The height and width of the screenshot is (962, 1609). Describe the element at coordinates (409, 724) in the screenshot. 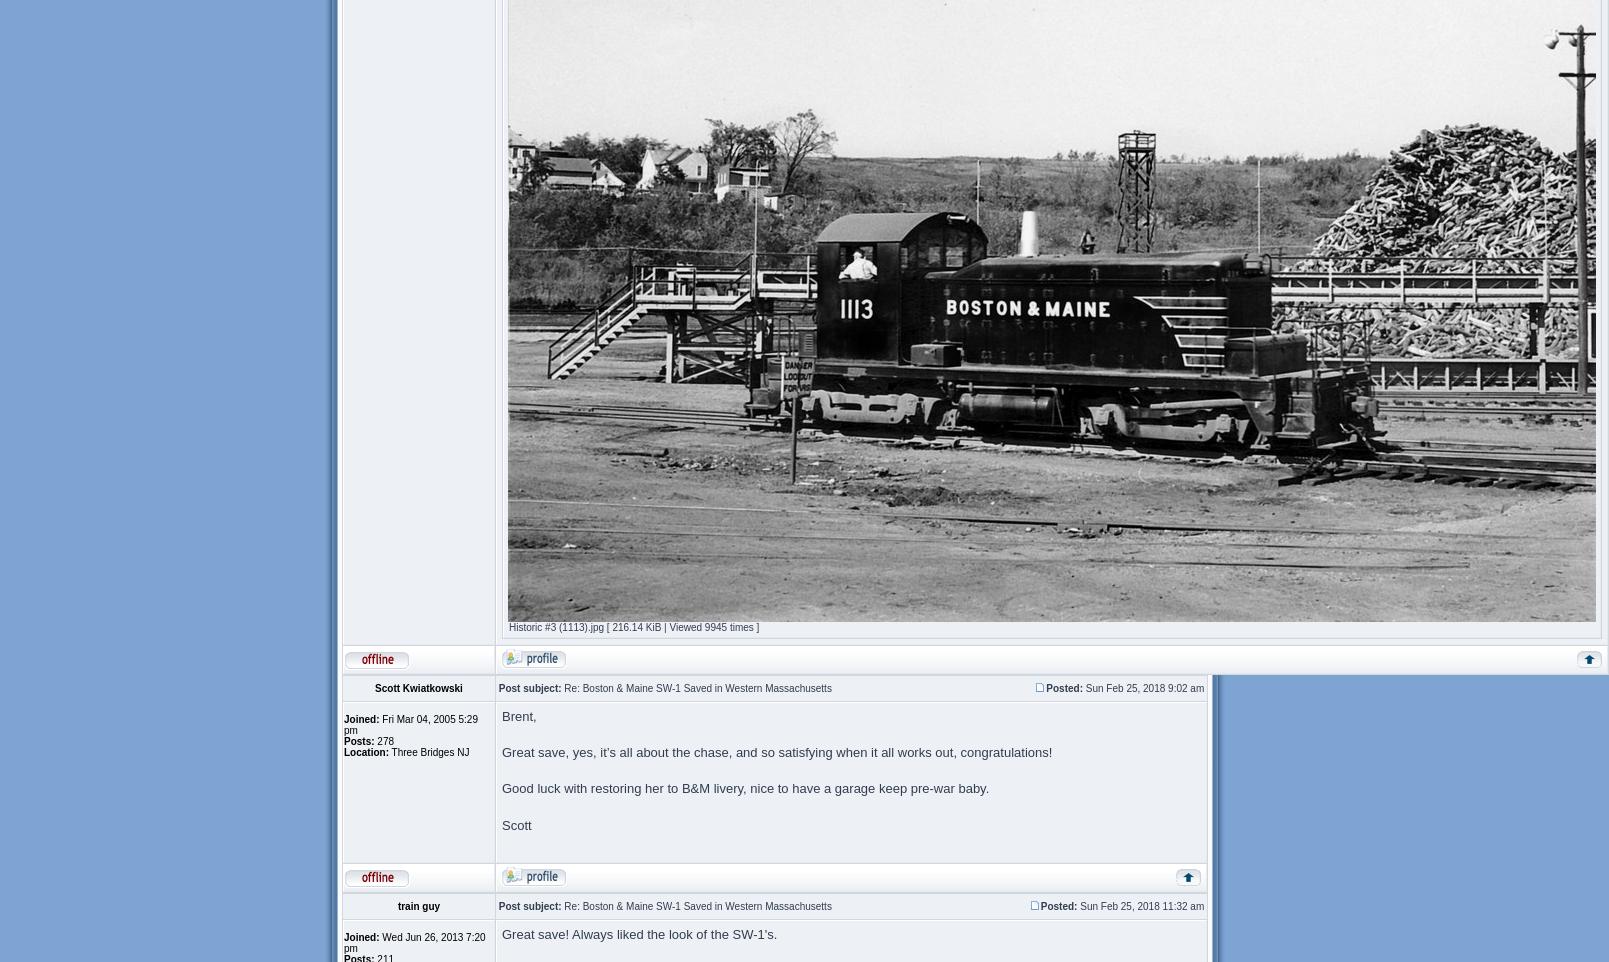

I see `'Fri Mar 04, 2005 5:29 pm'` at that location.